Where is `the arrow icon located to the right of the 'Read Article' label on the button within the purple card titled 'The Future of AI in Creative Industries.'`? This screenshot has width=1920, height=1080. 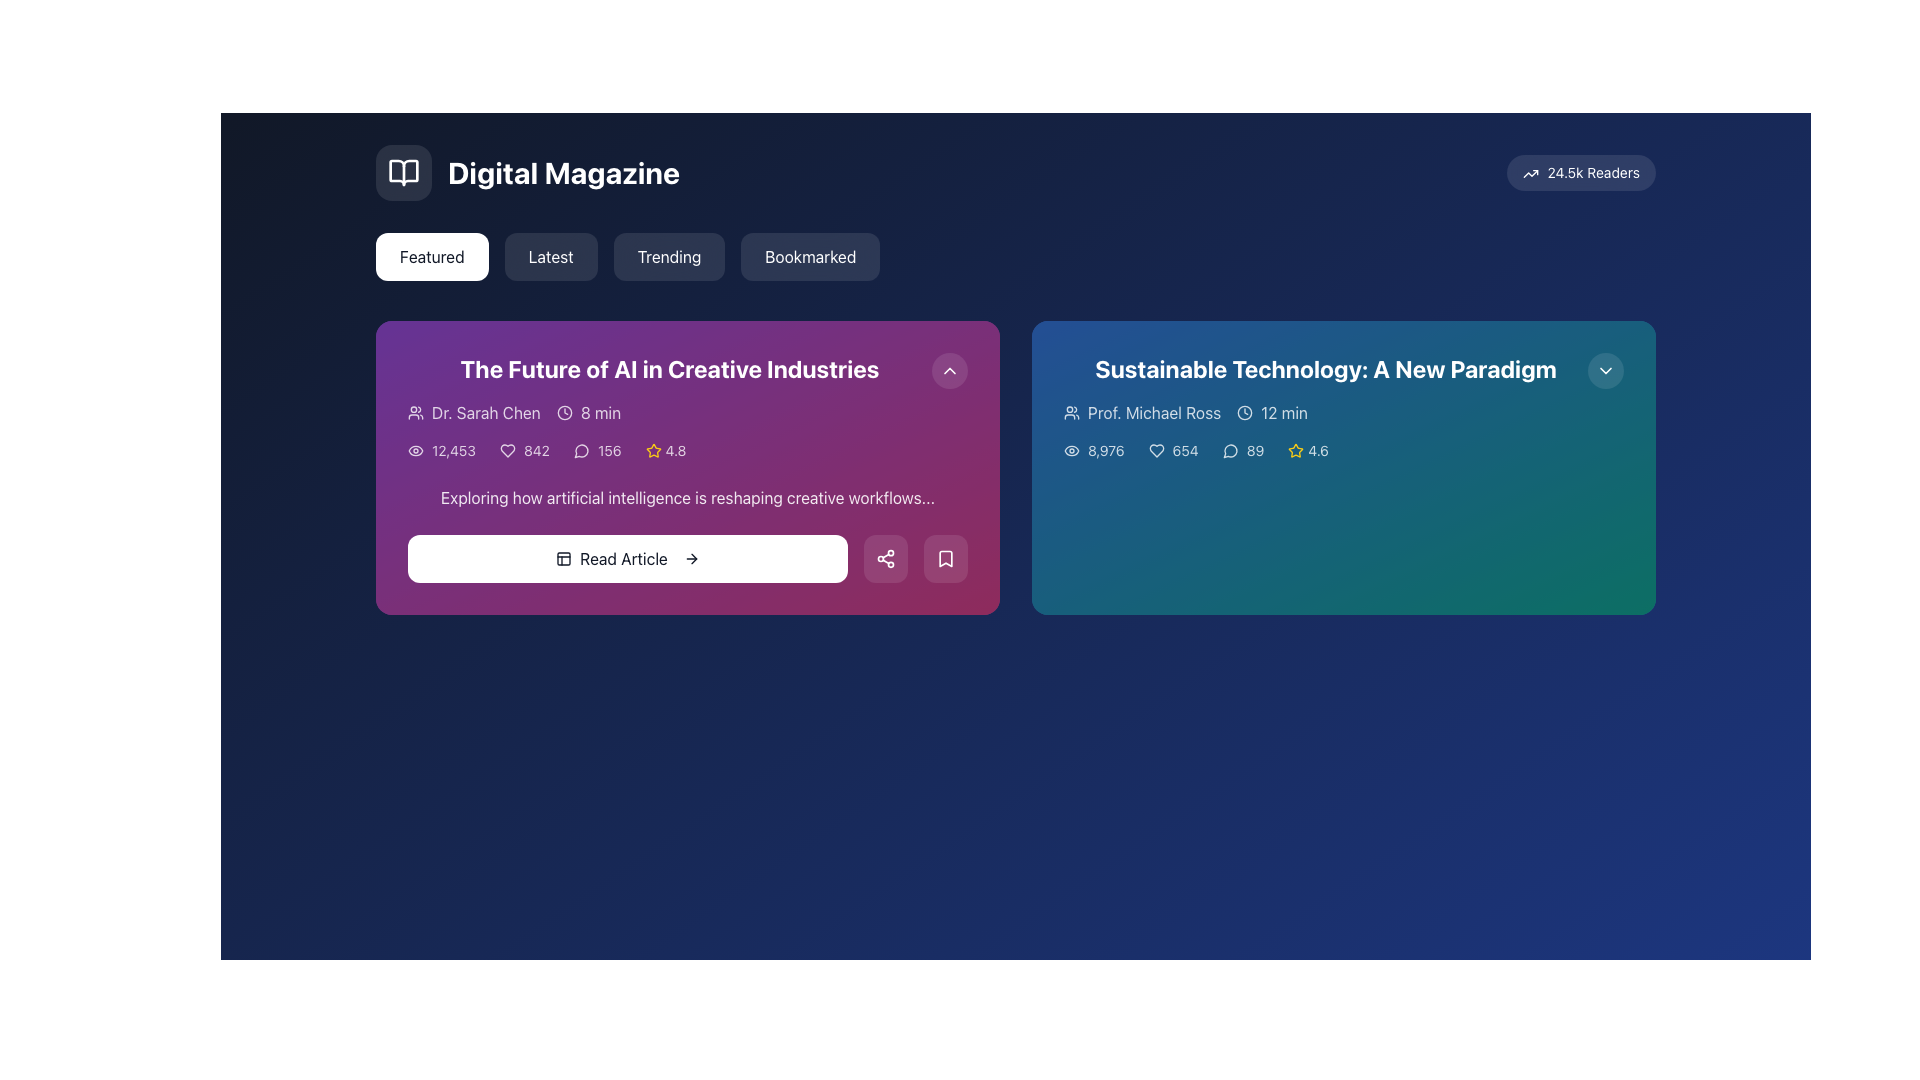
the arrow icon located to the right of the 'Read Article' label on the button within the purple card titled 'The Future of AI in Creative Industries.' is located at coordinates (691, 559).